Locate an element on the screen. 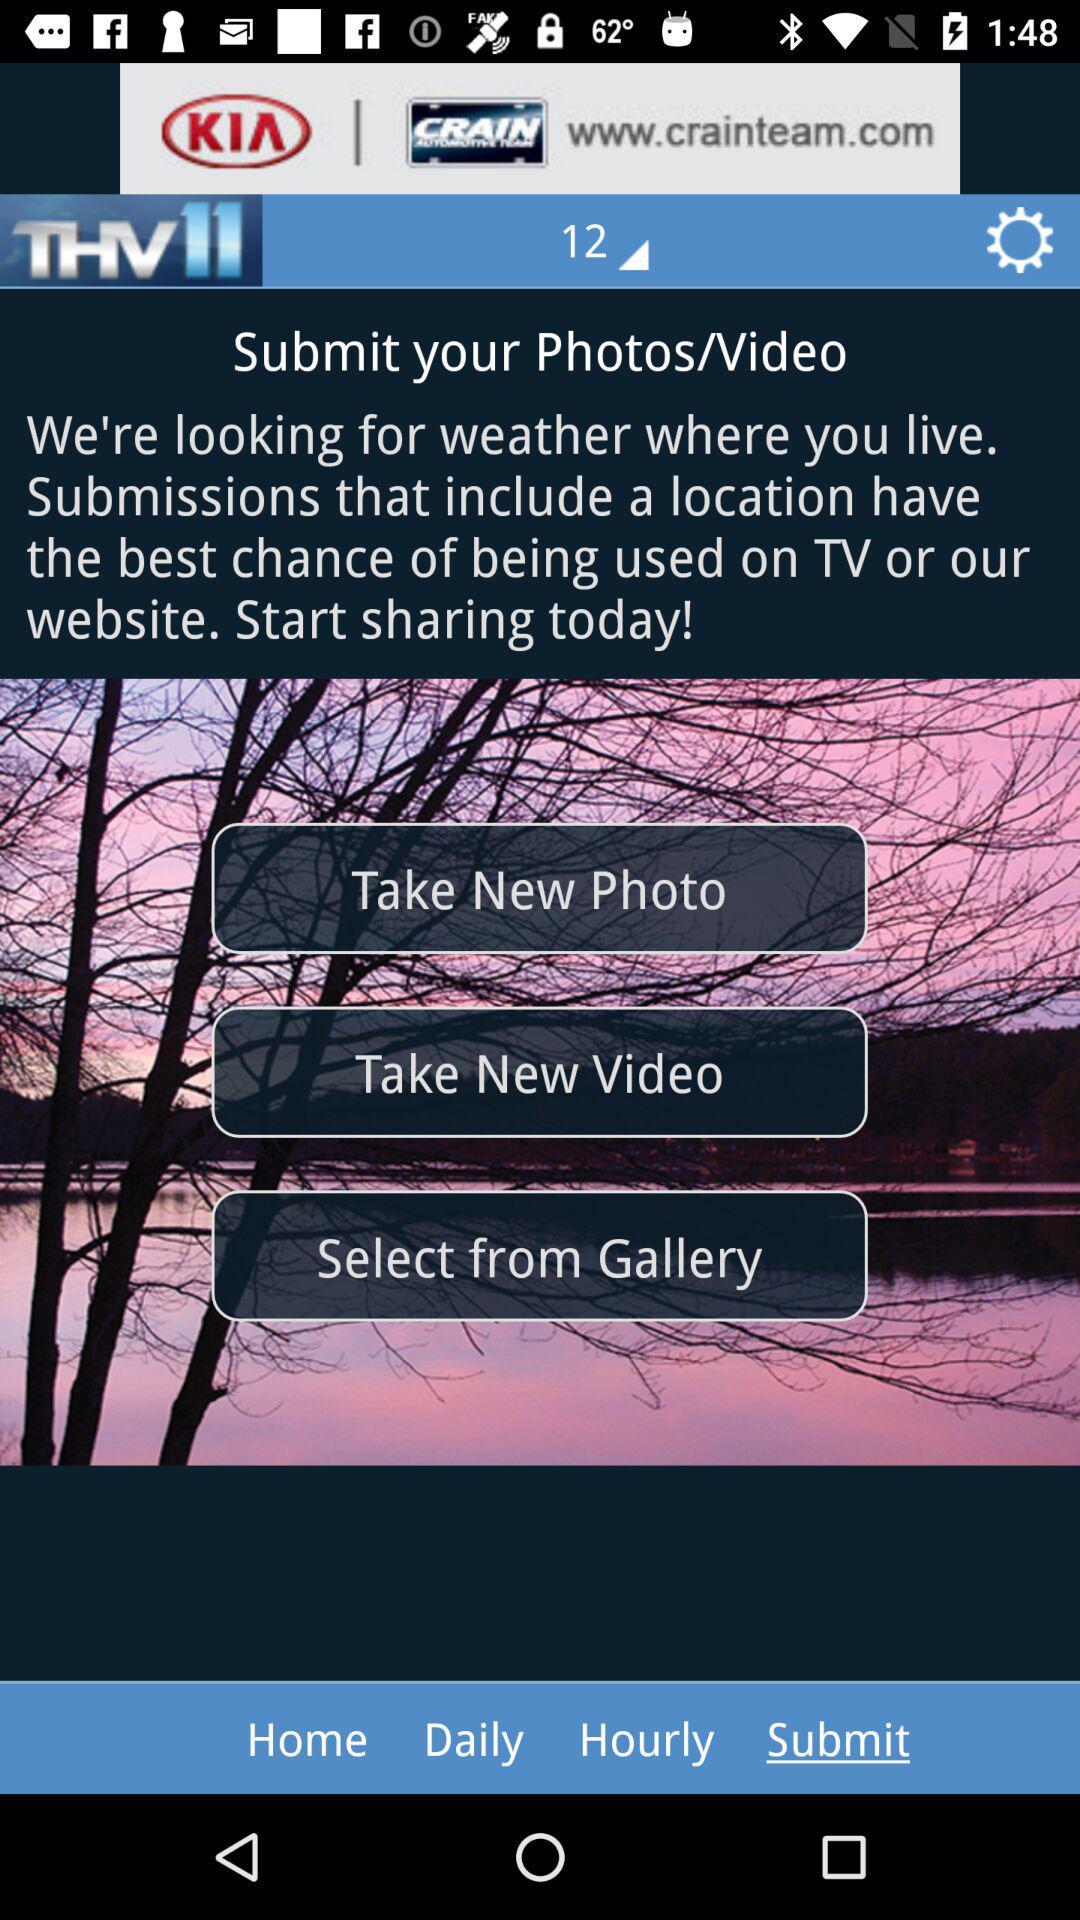 This screenshot has height=1920, width=1080. banner advertisement is located at coordinates (540, 127).